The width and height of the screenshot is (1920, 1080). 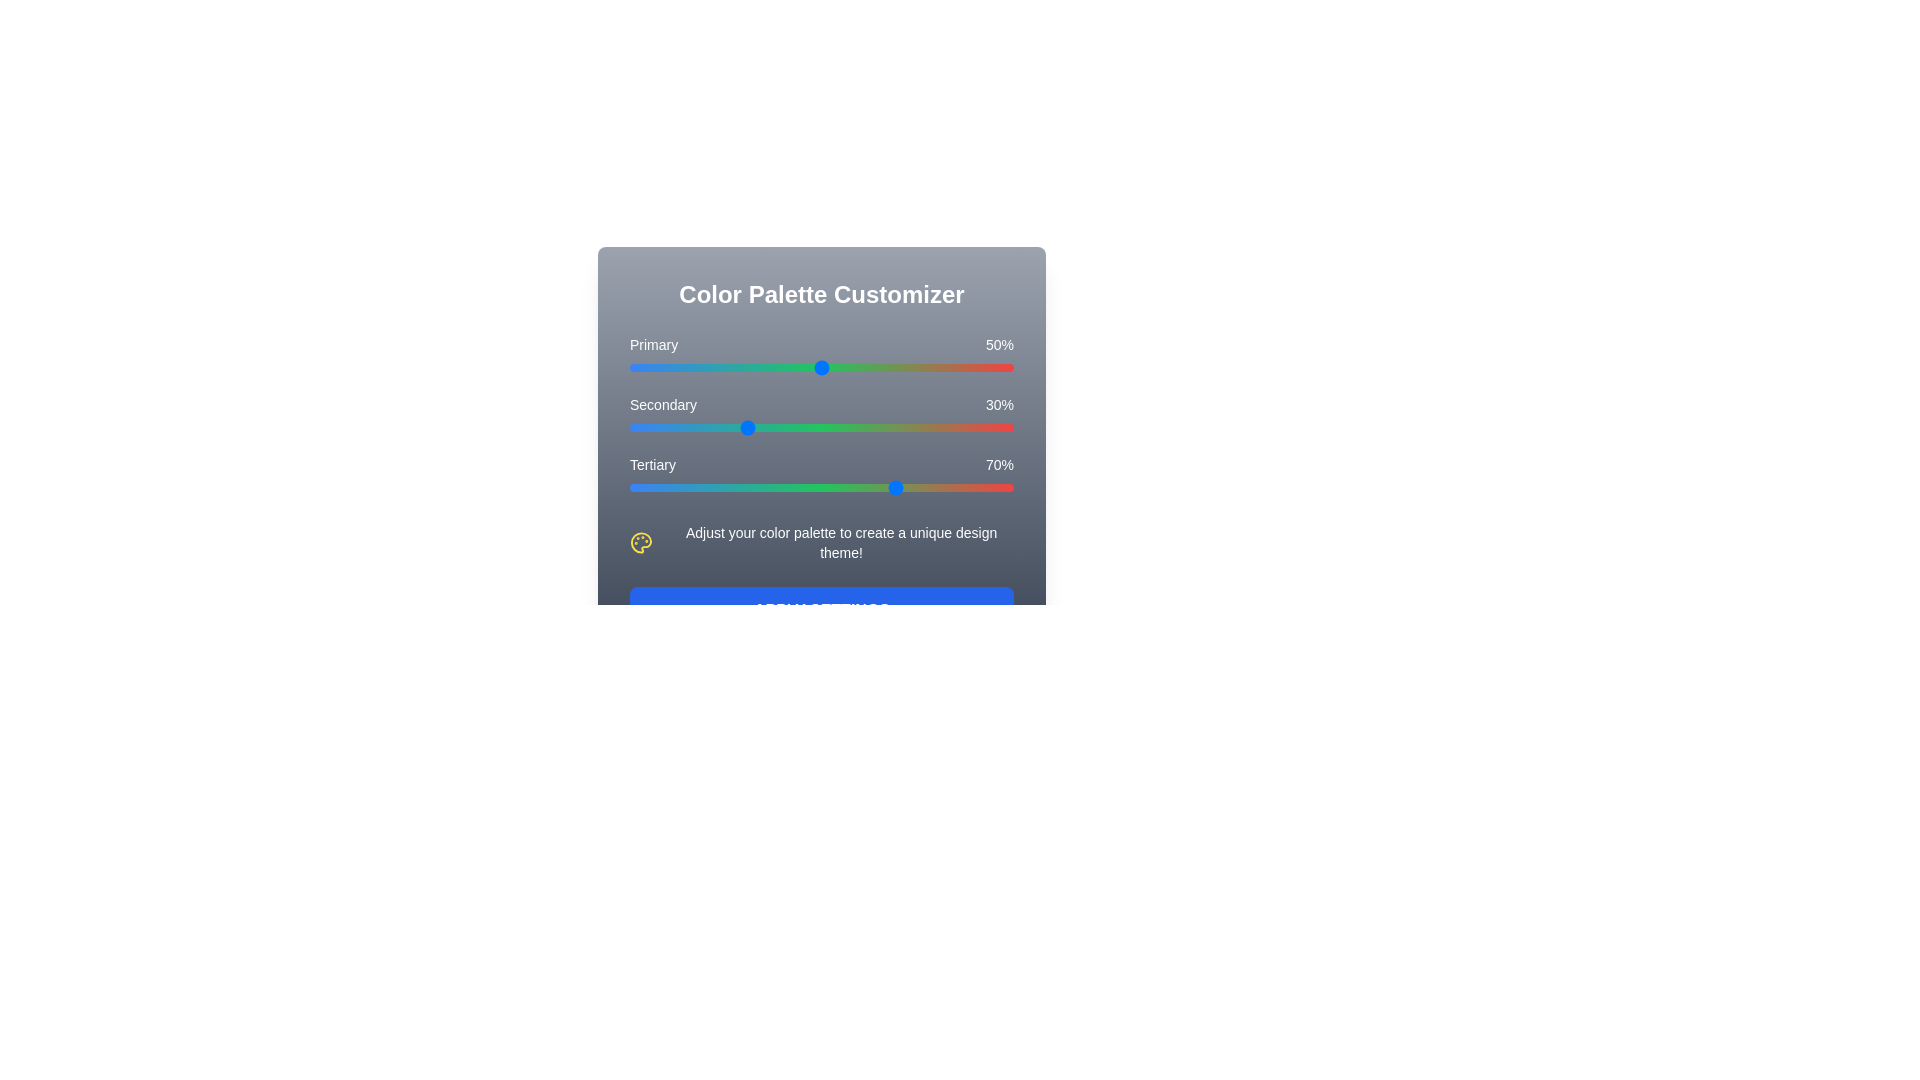 What do you see at coordinates (821, 356) in the screenshot?
I see `the slider handle of the 'Primary' range slider, which is a horizontal gradient slider transitioning from blue` at bounding box center [821, 356].